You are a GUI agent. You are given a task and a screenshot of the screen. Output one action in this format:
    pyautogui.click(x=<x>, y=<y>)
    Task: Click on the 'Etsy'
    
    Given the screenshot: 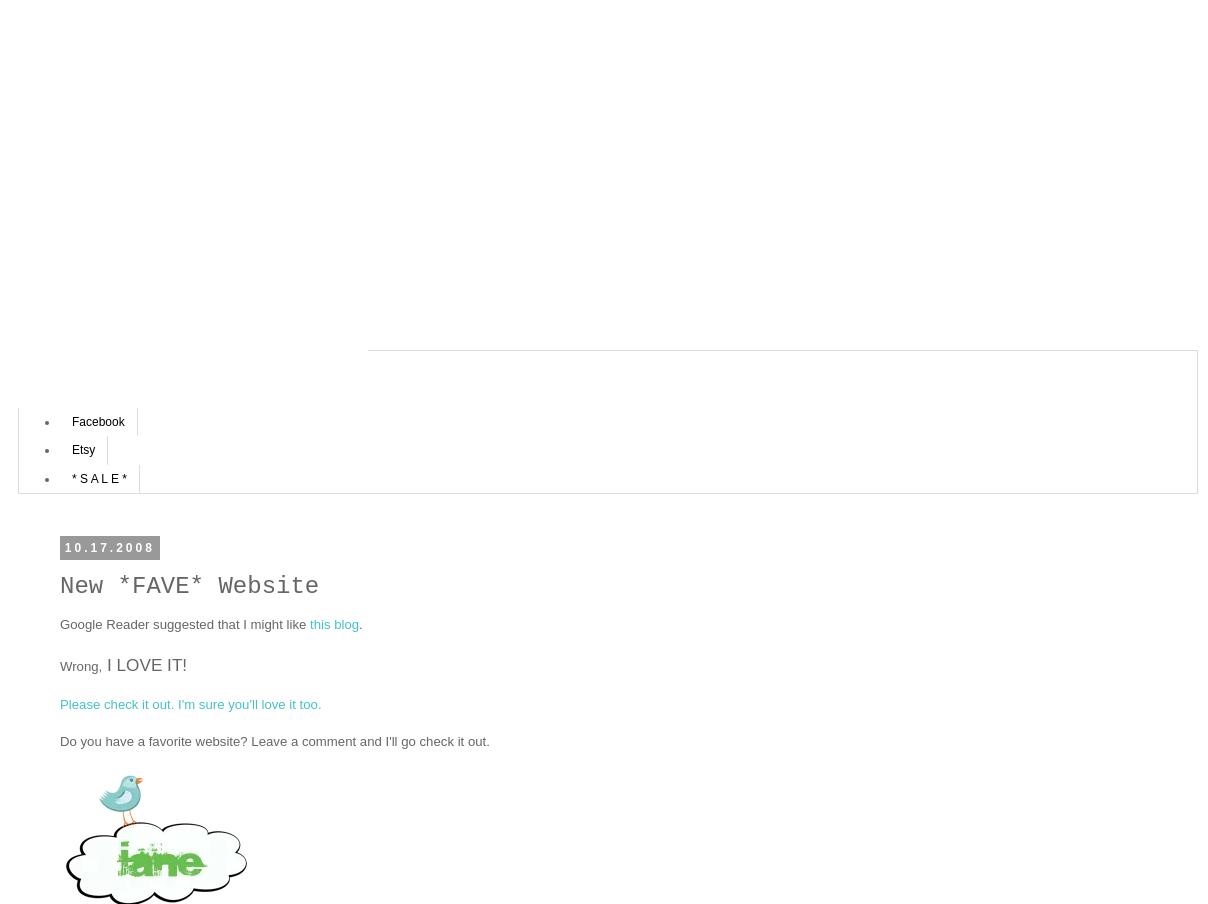 What is the action you would take?
    pyautogui.click(x=82, y=450)
    